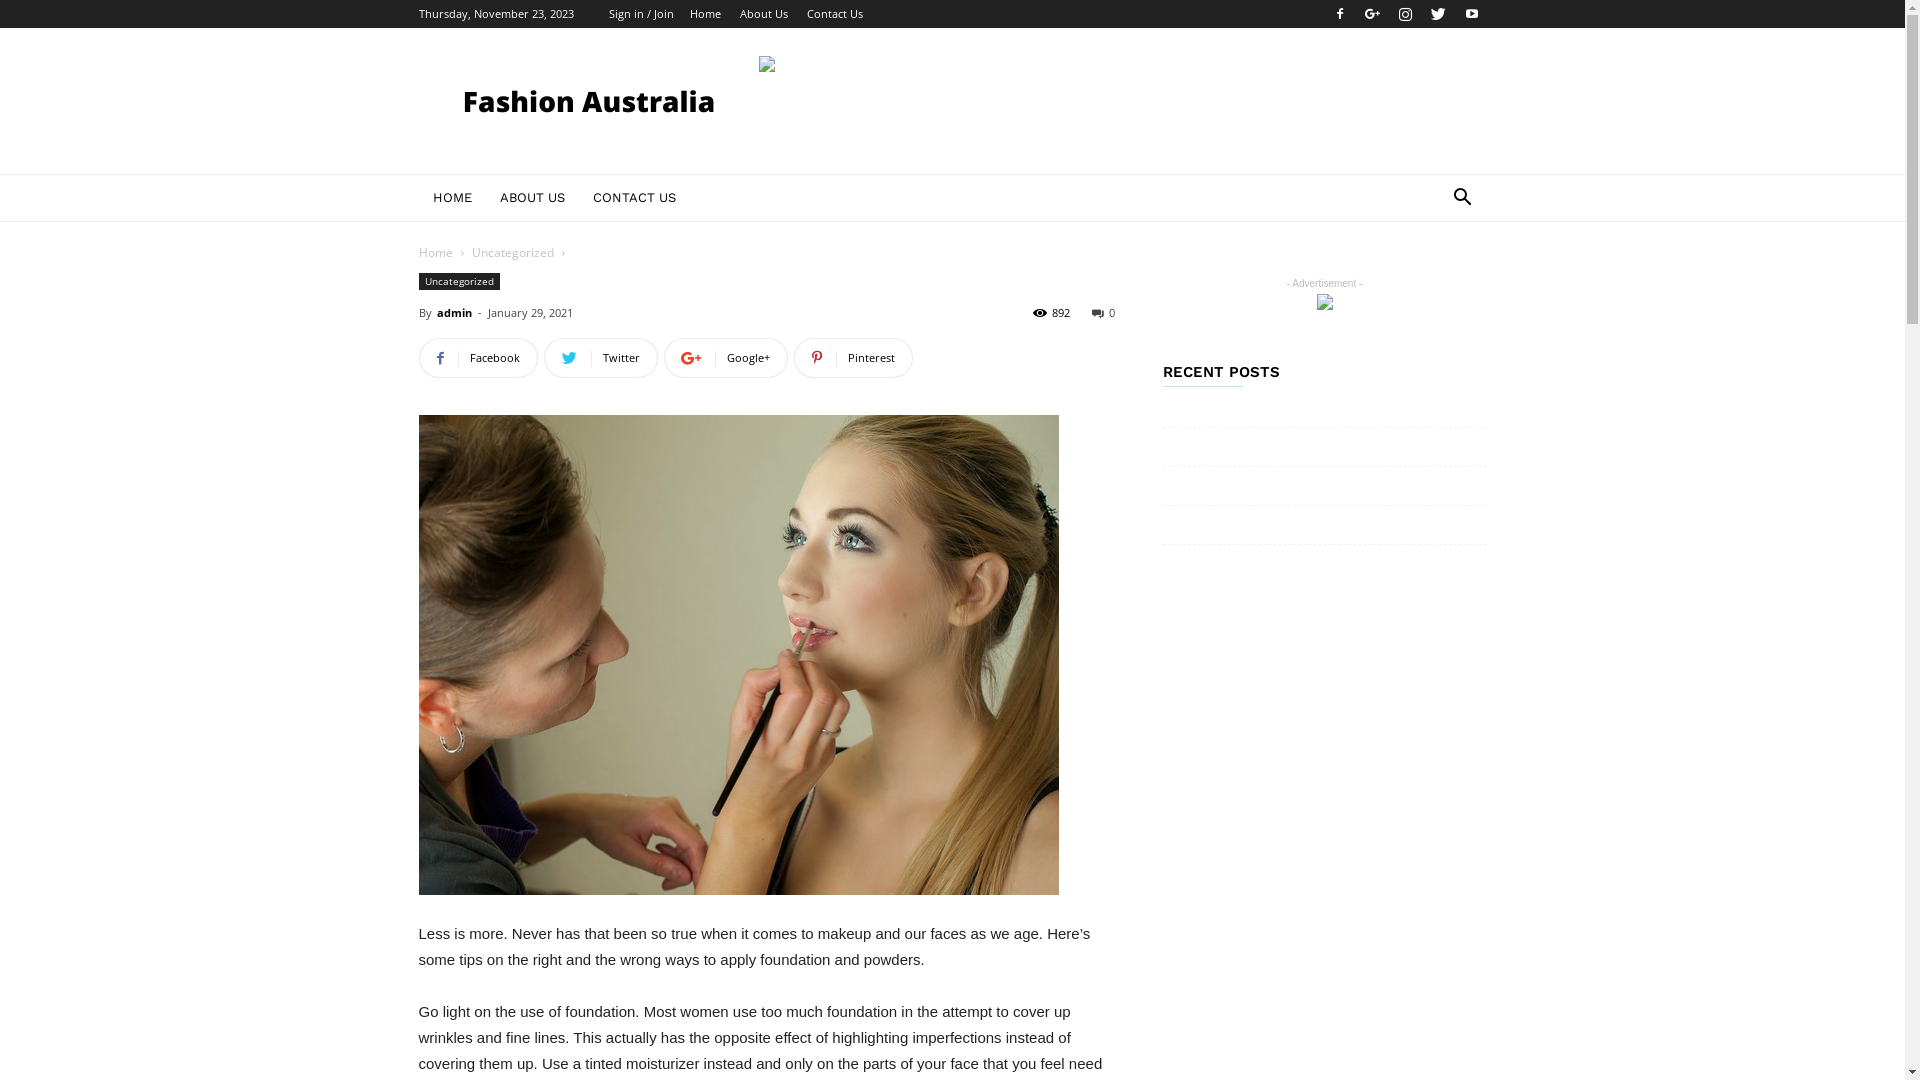 This screenshot has width=1920, height=1080. What do you see at coordinates (450, 197) in the screenshot?
I see `'HOME'` at bounding box center [450, 197].